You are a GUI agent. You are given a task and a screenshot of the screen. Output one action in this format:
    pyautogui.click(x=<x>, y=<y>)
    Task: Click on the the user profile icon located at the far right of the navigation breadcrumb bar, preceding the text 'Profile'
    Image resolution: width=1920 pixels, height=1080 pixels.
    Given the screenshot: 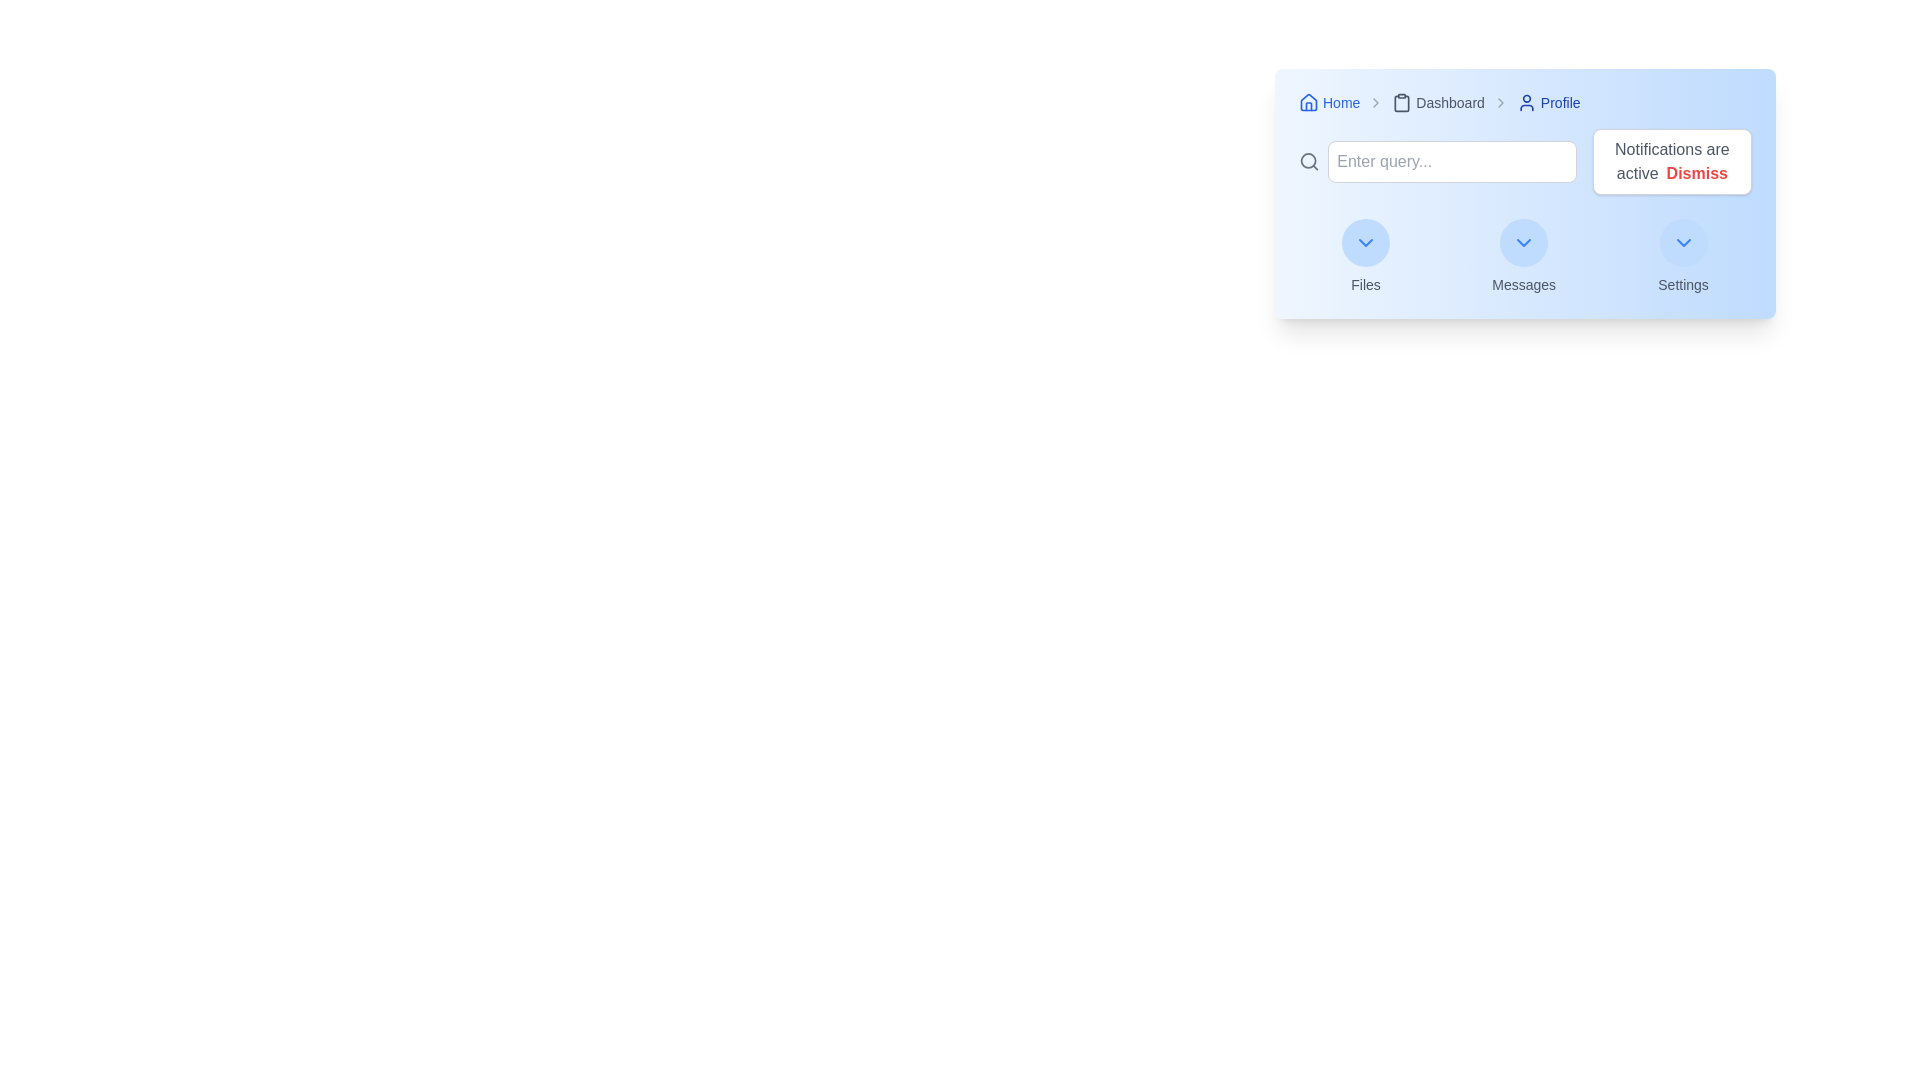 What is the action you would take?
    pyautogui.click(x=1525, y=103)
    